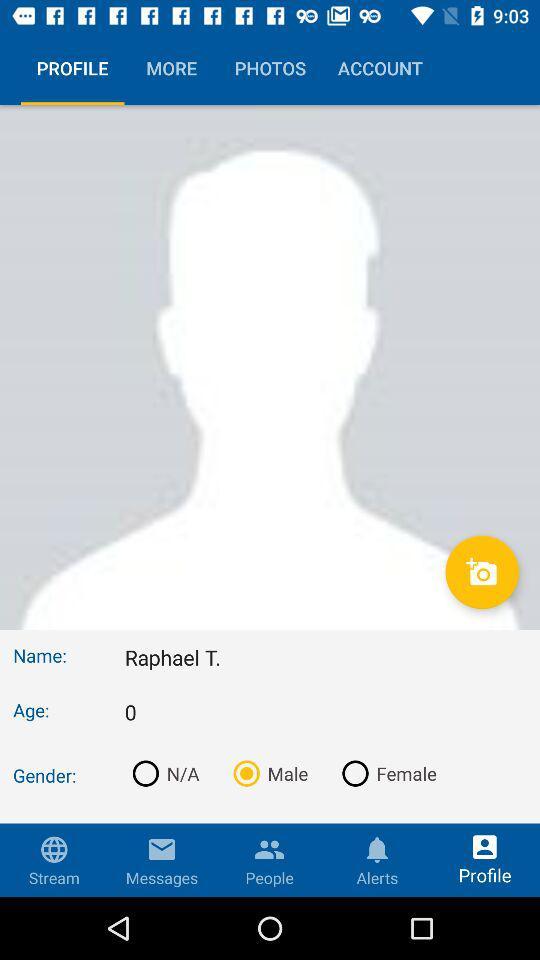  What do you see at coordinates (385, 772) in the screenshot?
I see `the female item` at bounding box center [385, 772].